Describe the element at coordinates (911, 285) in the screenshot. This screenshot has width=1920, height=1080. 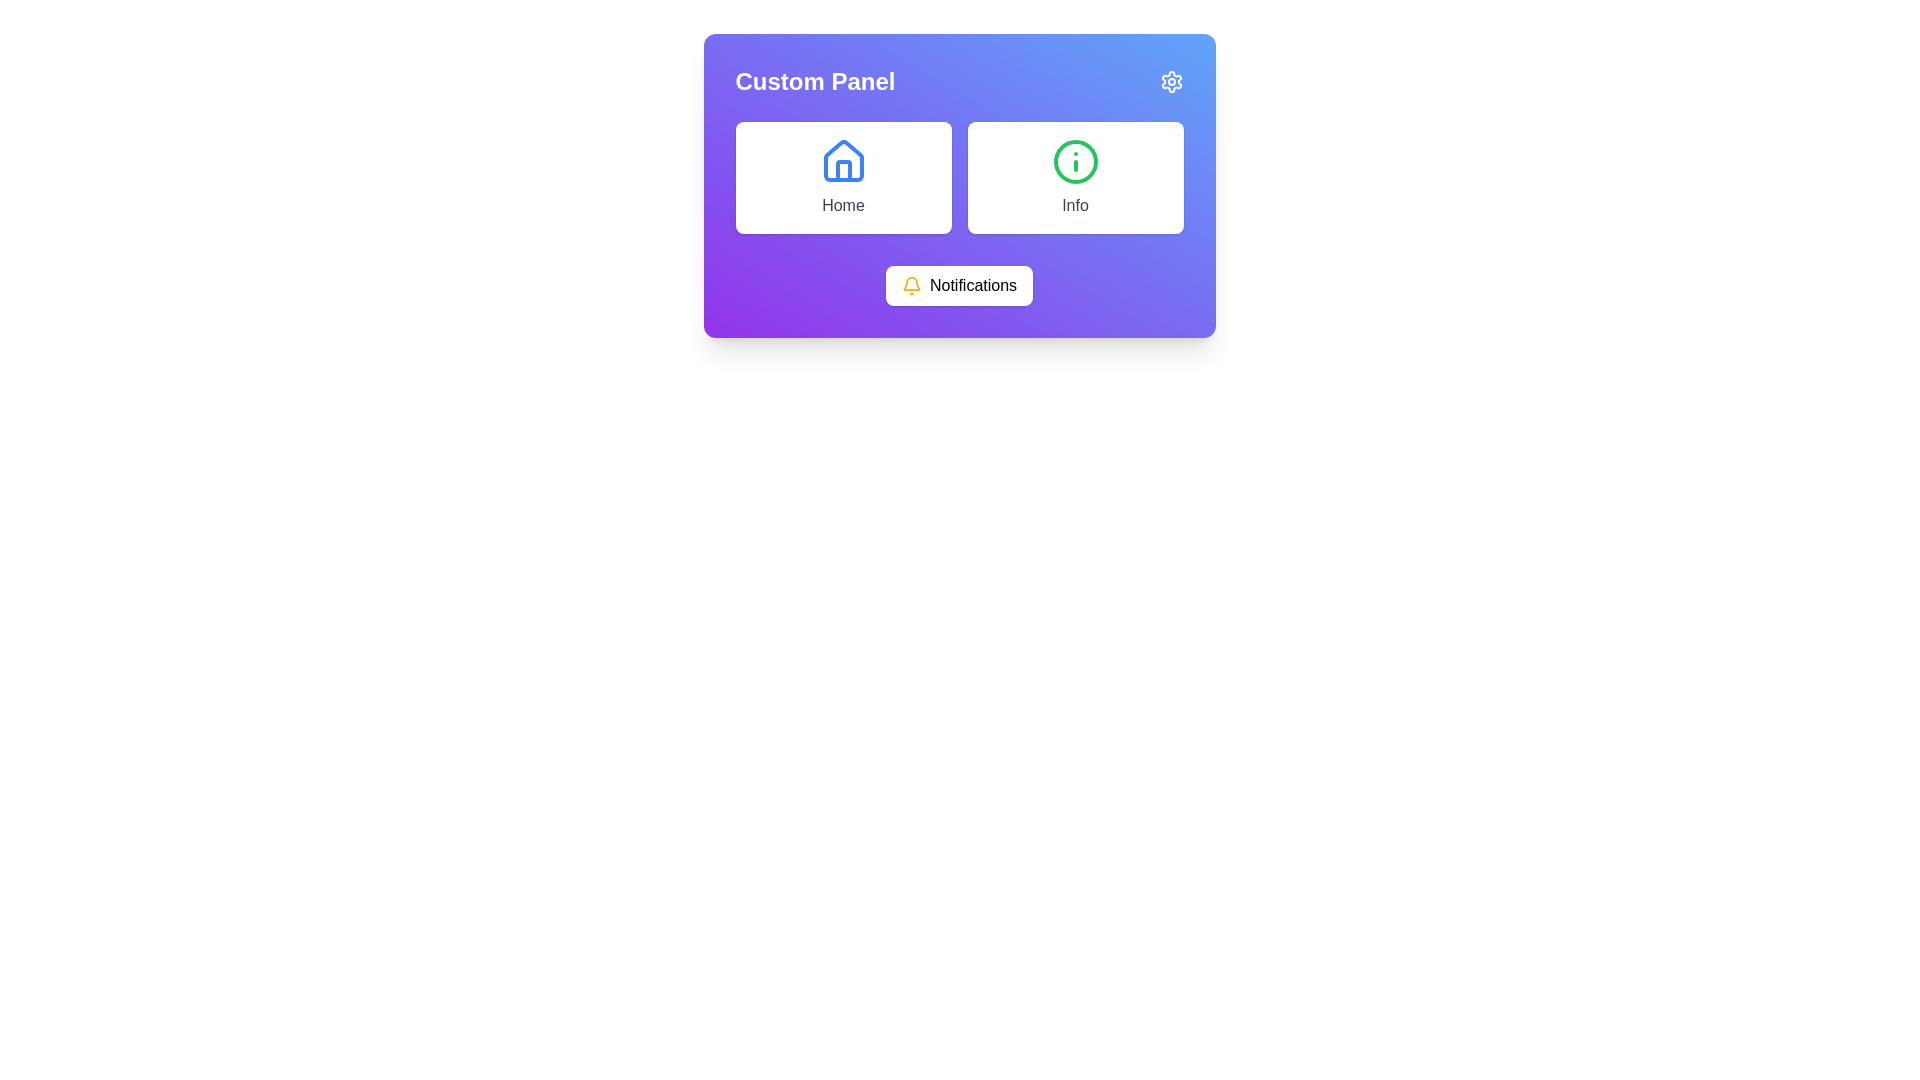
I see `the 'Notifications' button that contains the yellow bell icon` at that location.